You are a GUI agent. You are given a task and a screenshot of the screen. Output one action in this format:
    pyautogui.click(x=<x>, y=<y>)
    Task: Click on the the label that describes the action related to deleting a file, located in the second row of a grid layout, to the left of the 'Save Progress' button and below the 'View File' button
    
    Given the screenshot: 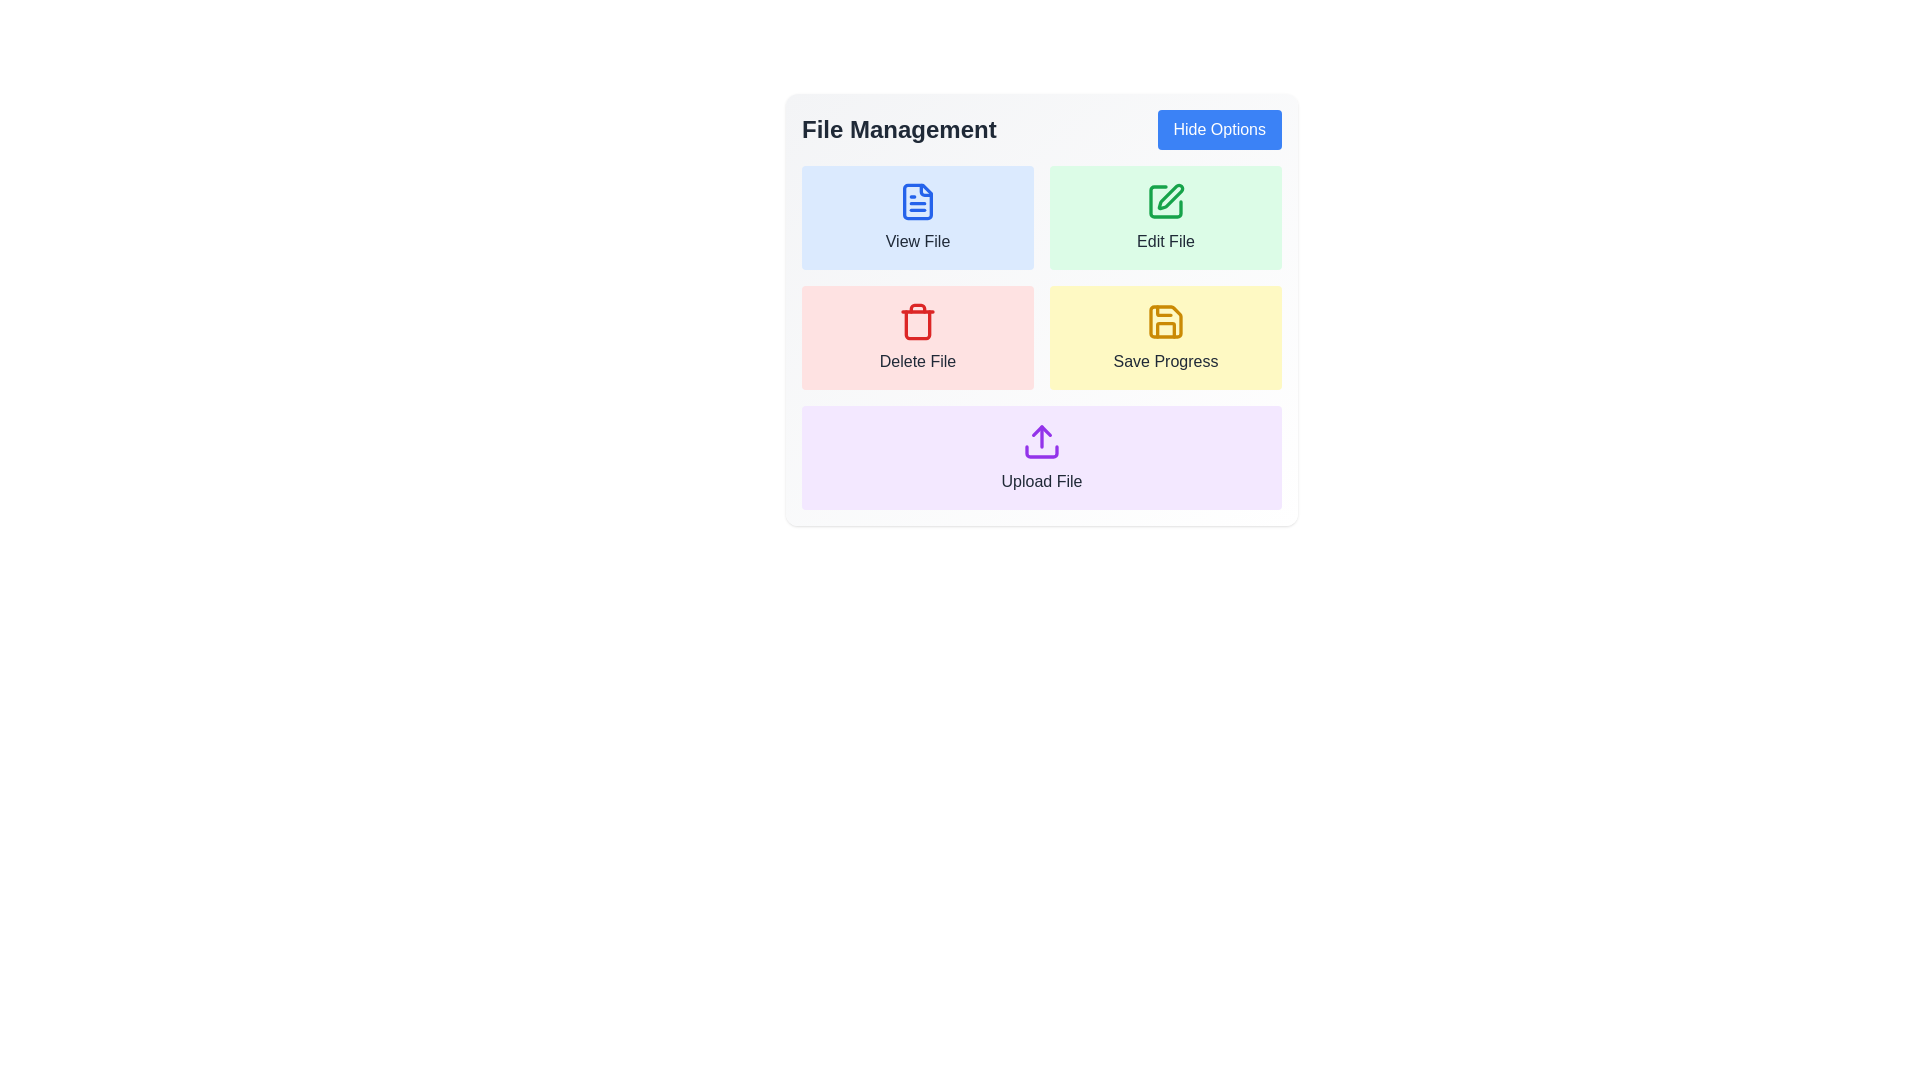 What is the action you would take?
    pyautogui.click(x=916, y=362)
    